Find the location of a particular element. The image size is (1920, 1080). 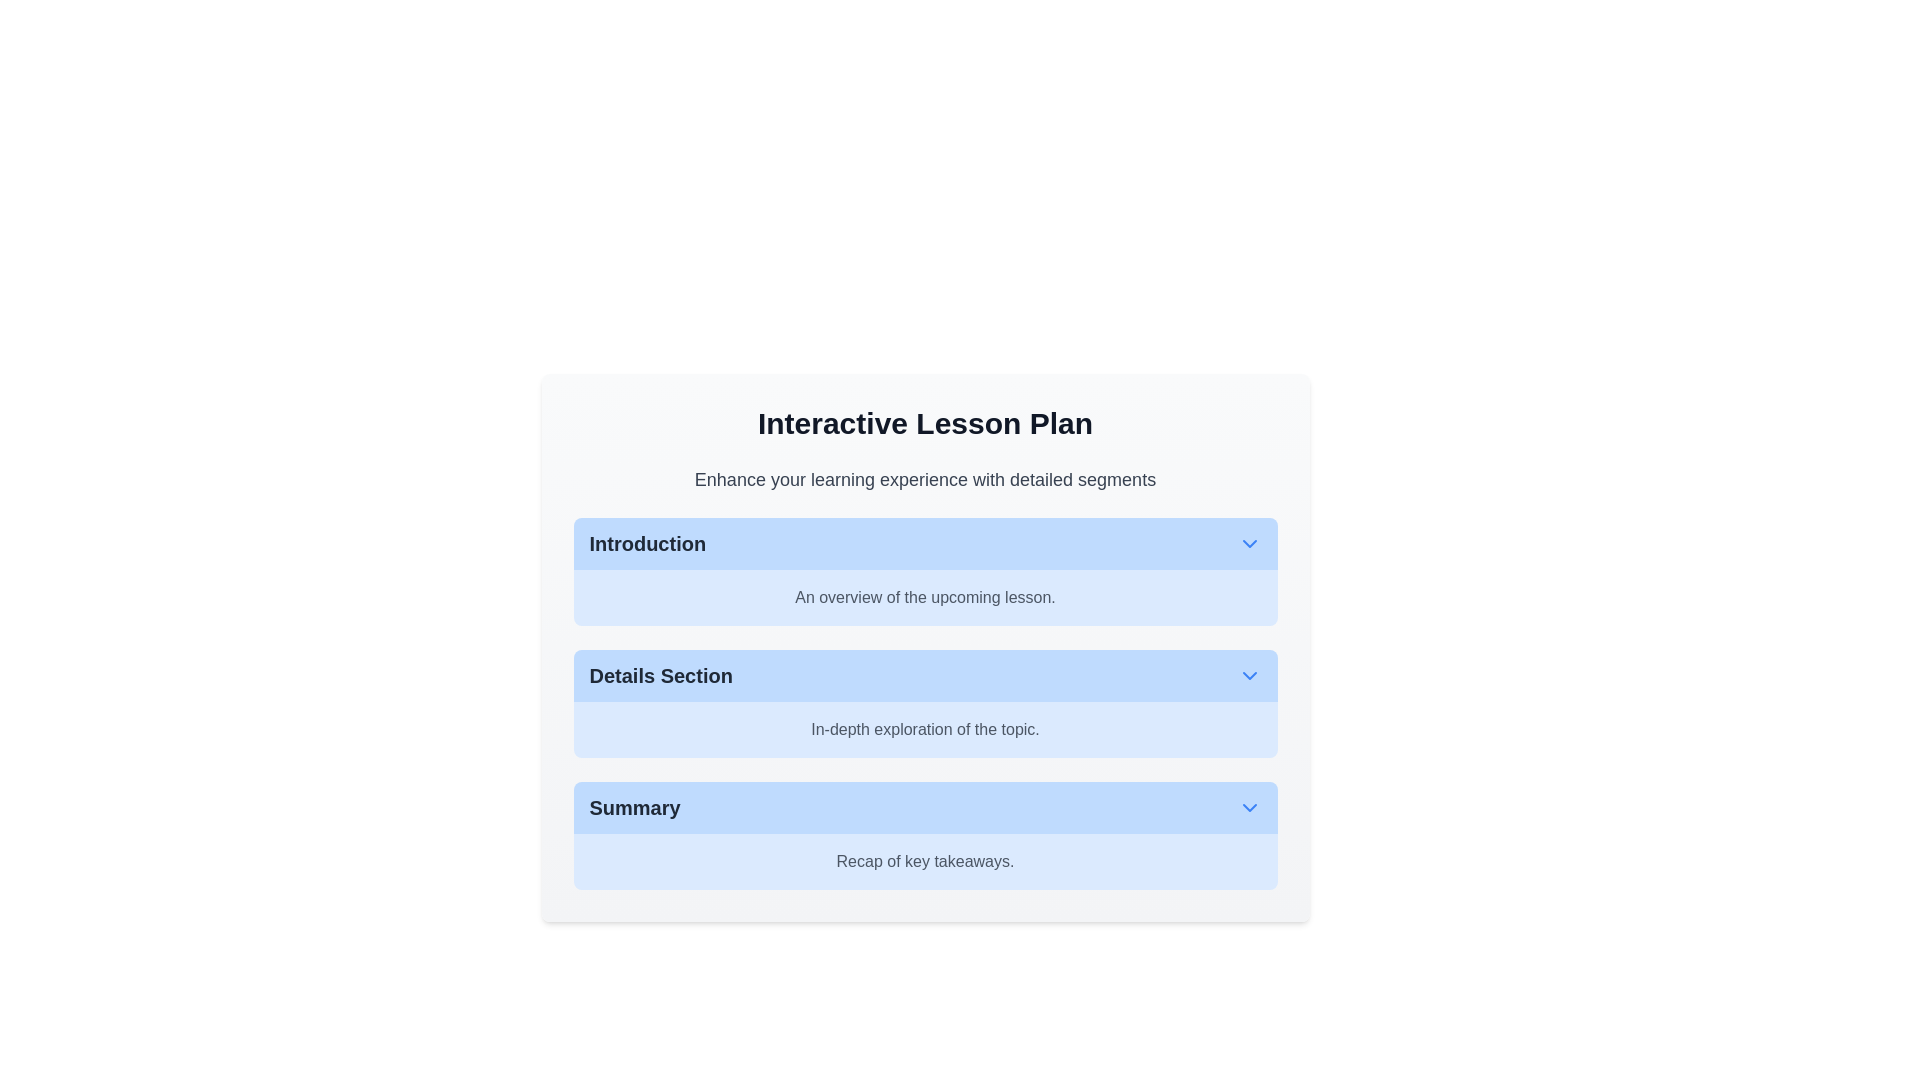

the text label that reads 'An overview of the upcoming lesson.' which is styled in gray and located within the blue card labeled 'Introduction.' is located at coordinates (924, 596).